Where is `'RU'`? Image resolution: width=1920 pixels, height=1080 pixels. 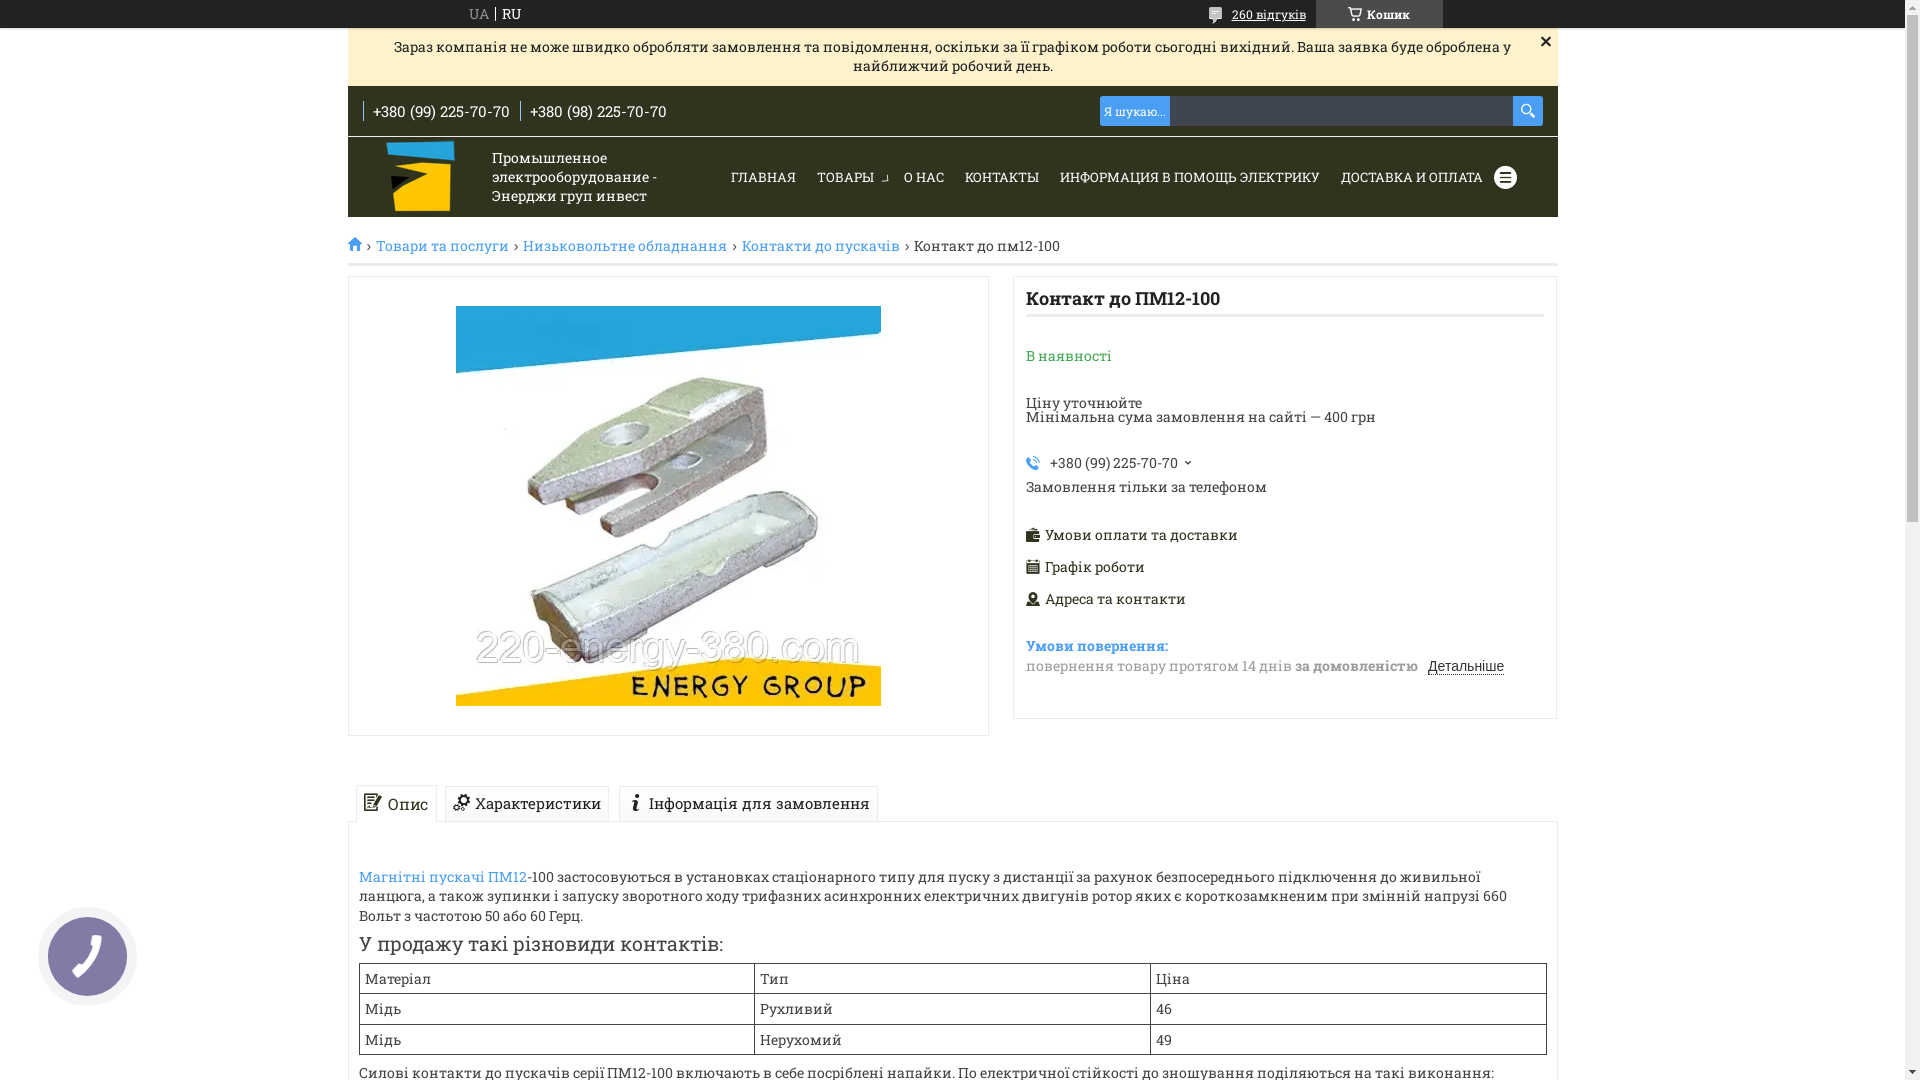
'RU' is located at coordinates (494, 14).